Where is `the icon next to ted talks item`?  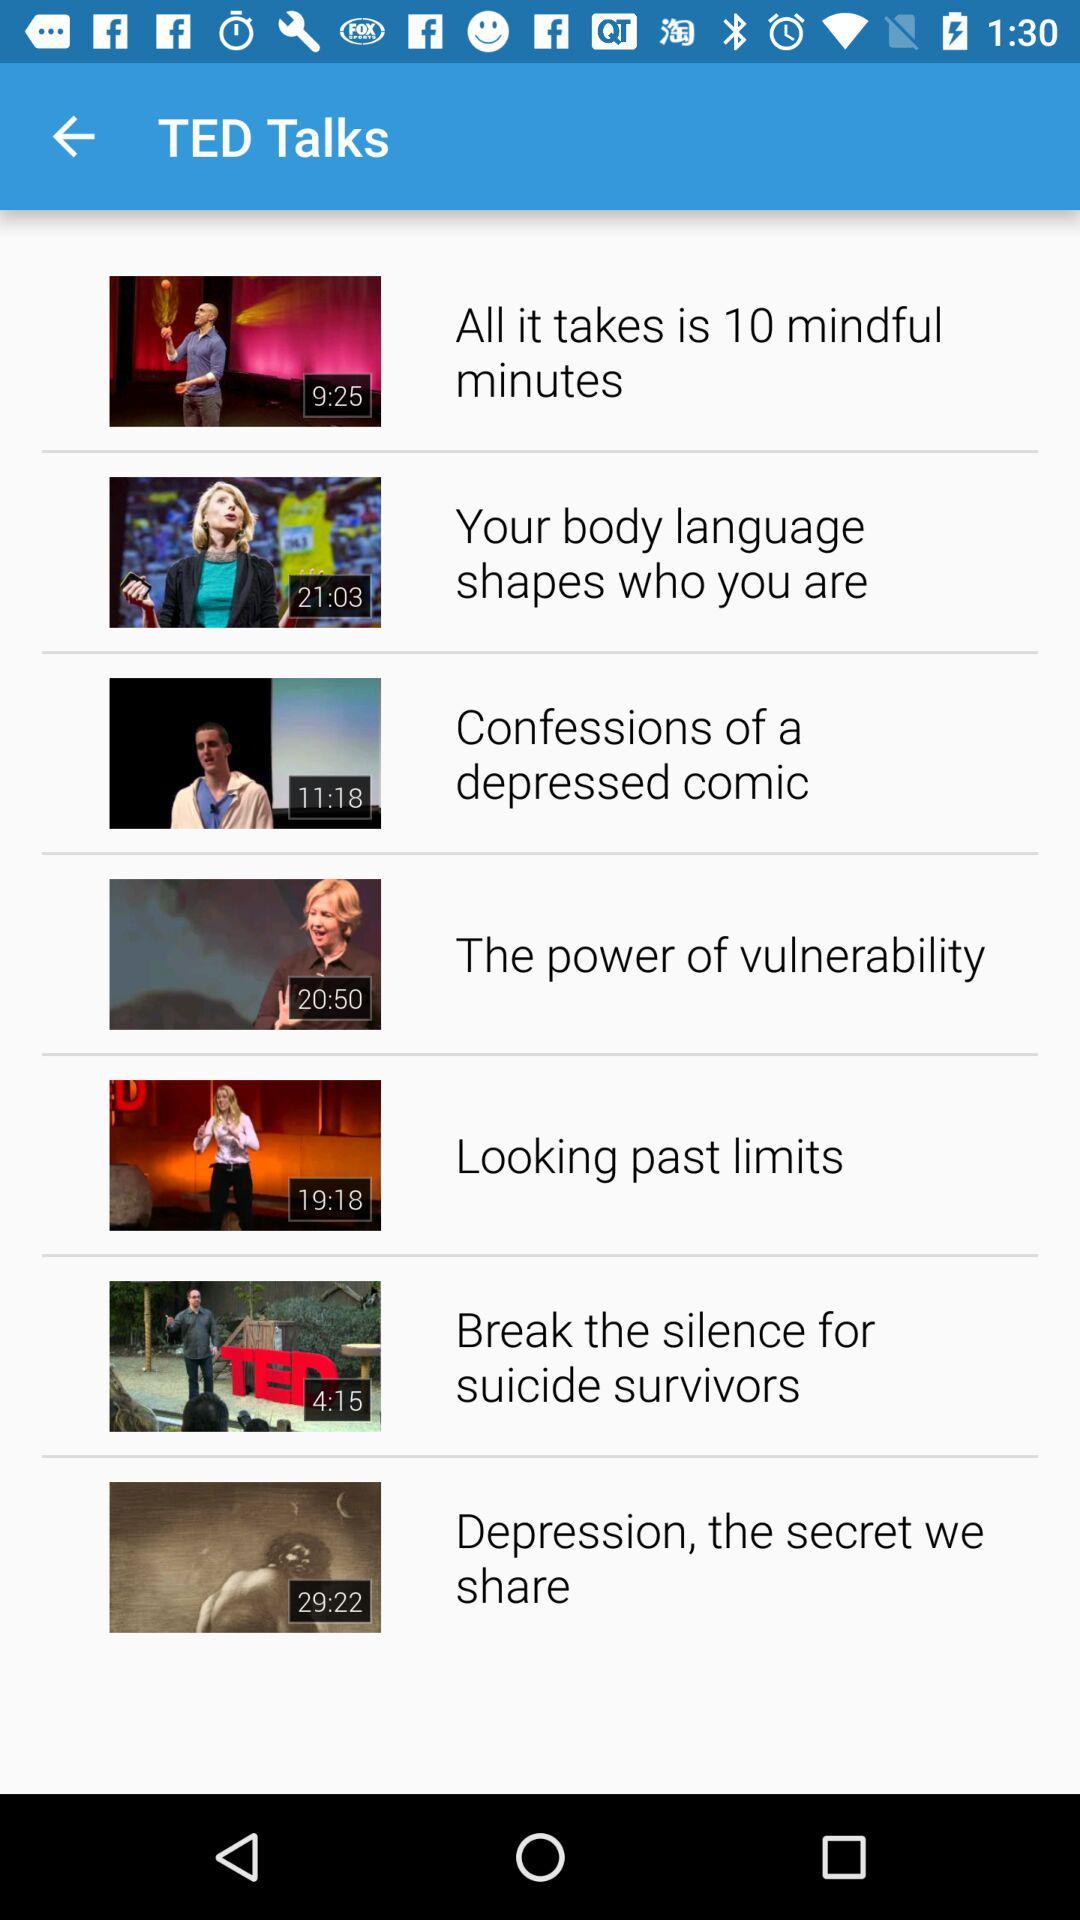
the icon next to ted talks item is located at coordinates (72, 135).